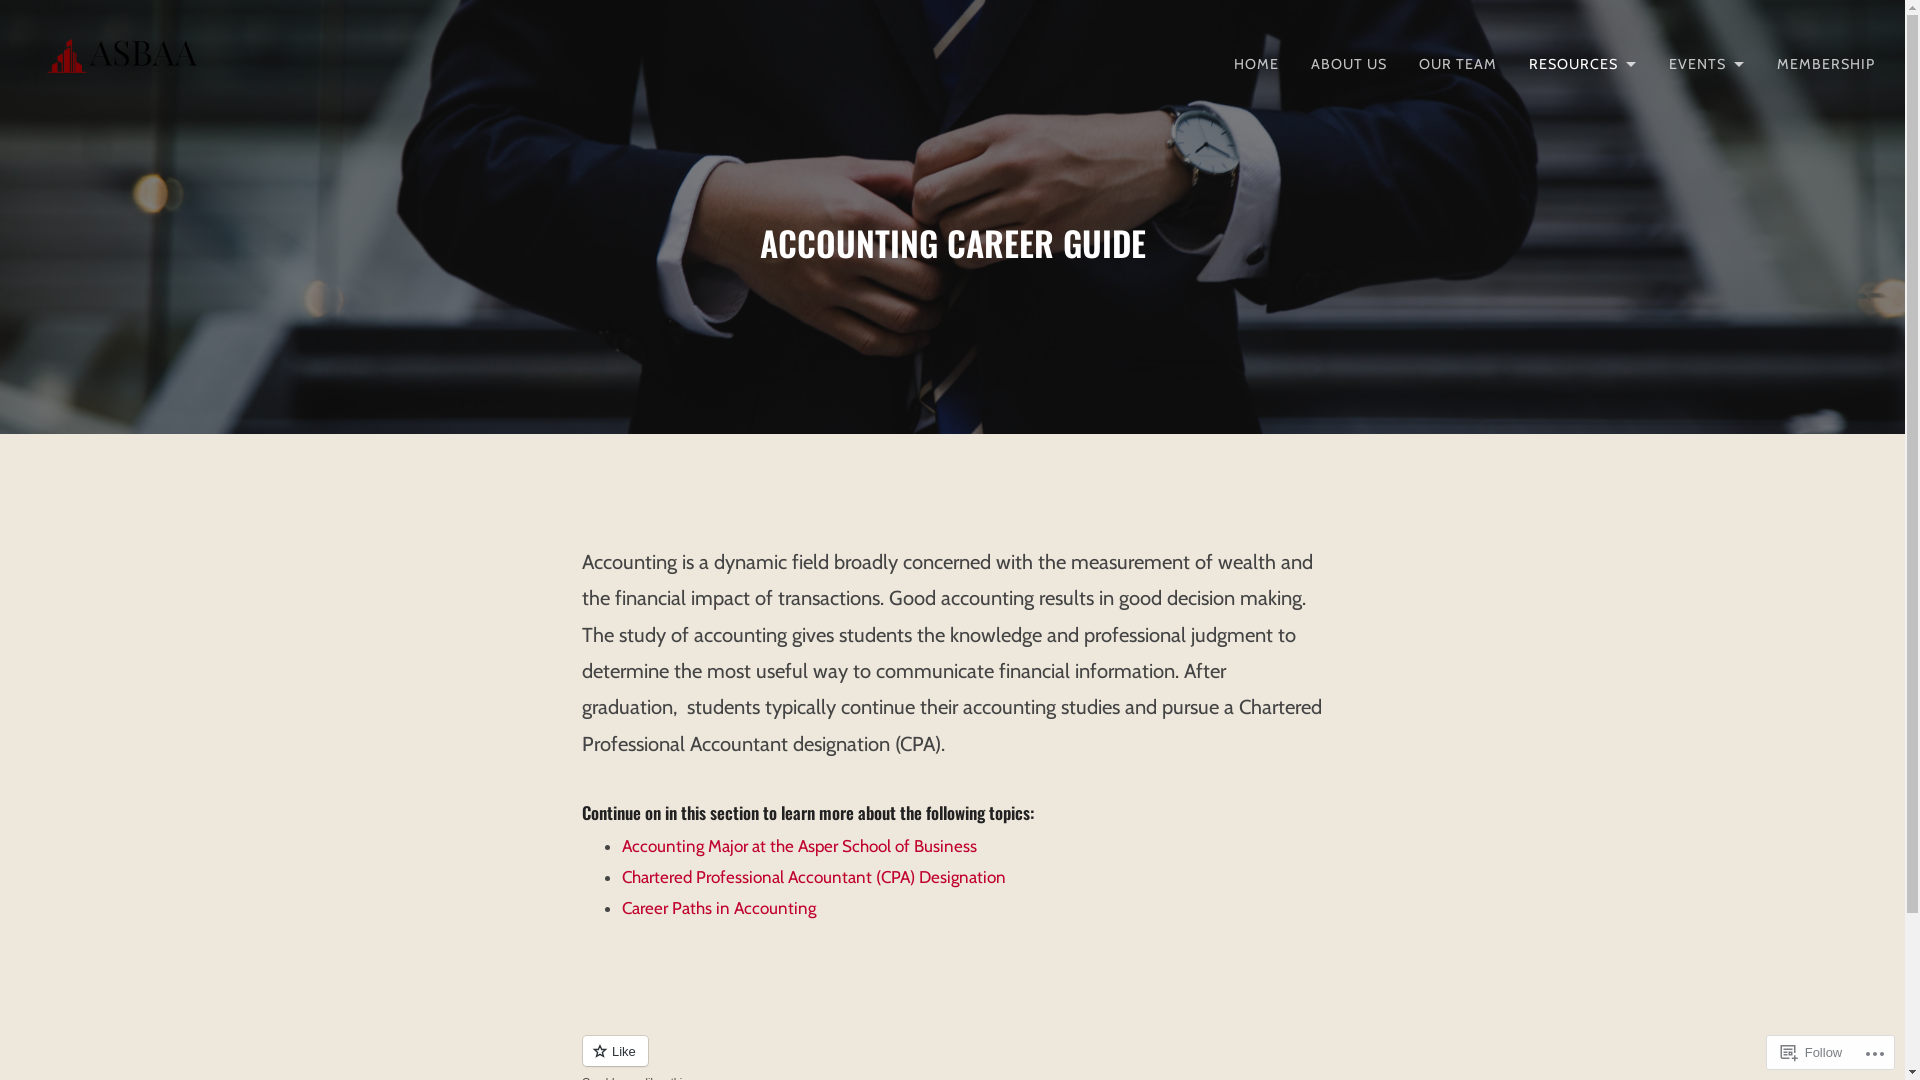 The width and height of the screenshot is (1920, 1080). Describe the element at coordinates (798, 845) in the screenshot. I see `'Accounting Major at the Asper School of Business'` at that location.